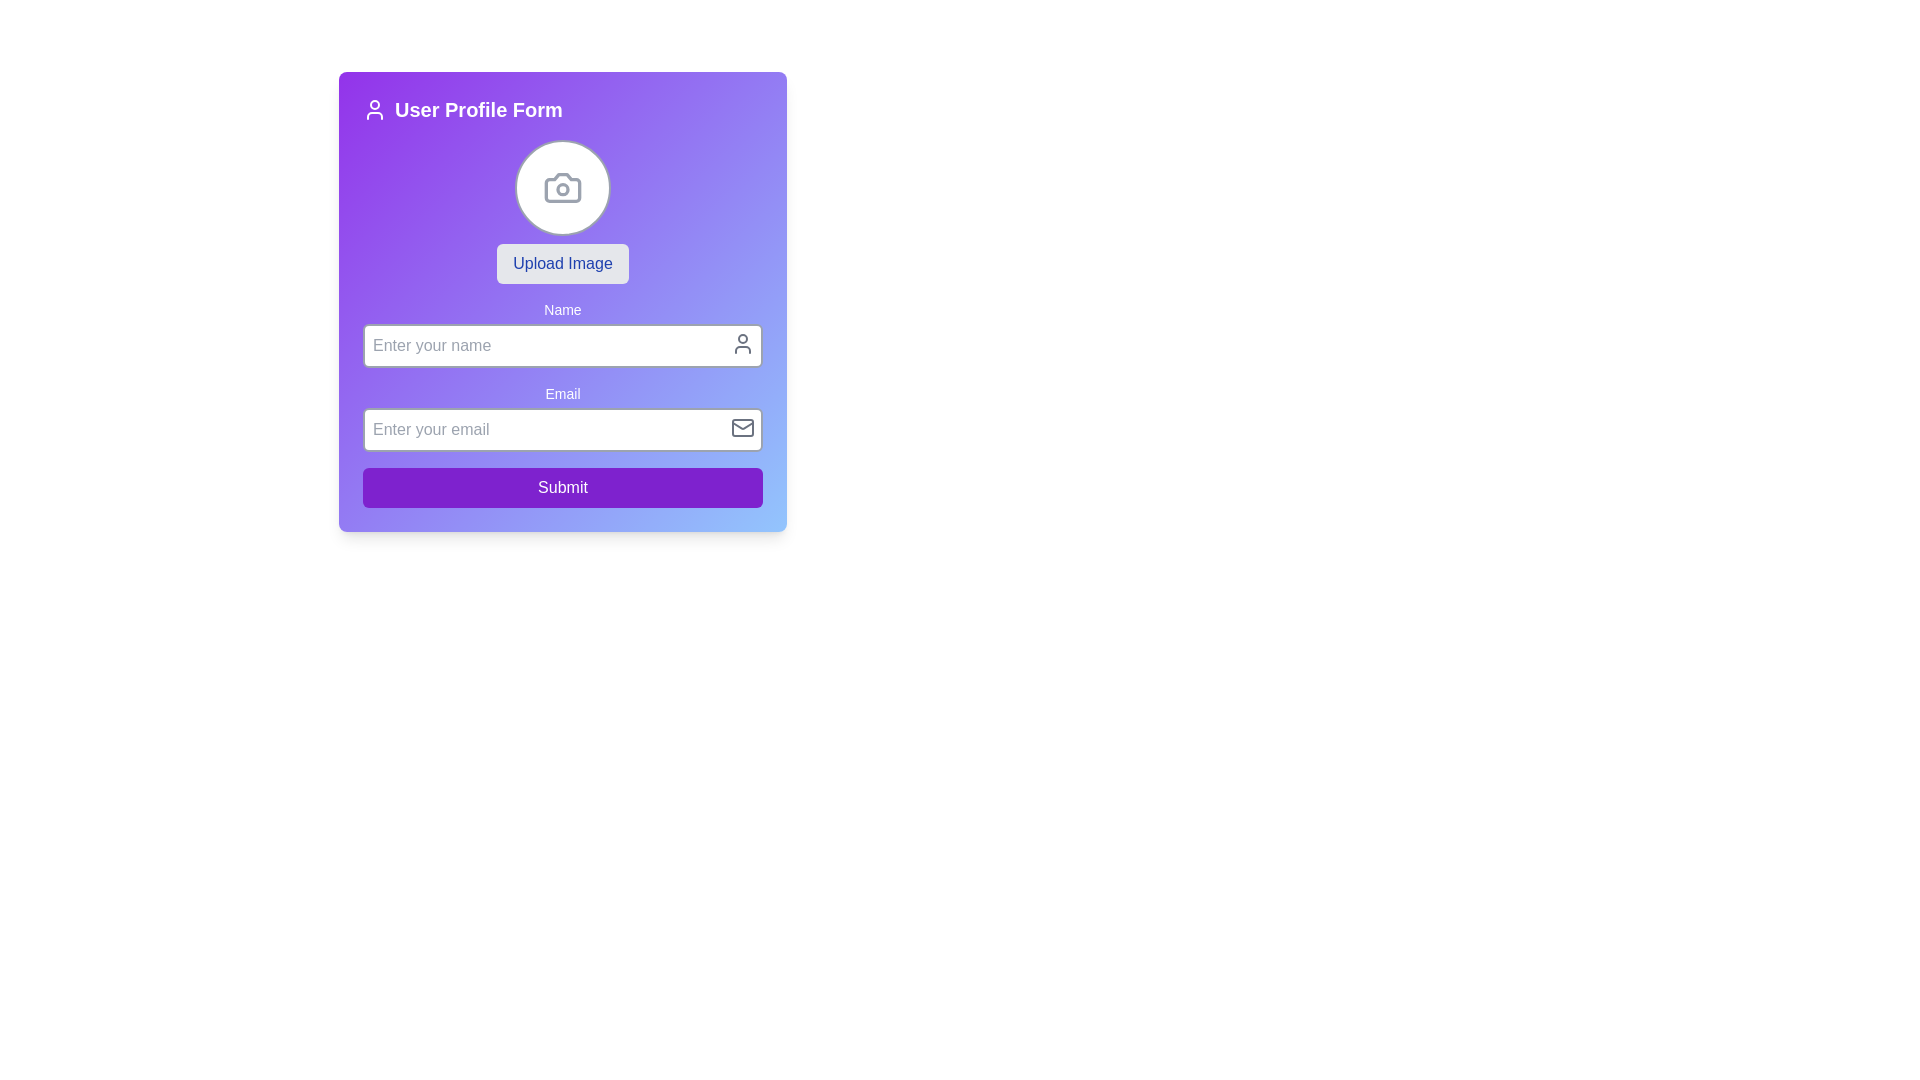  Describe the element at coordinates (742, 427) in the screenshot. I see `the decorative icon base element that resembles an envelope, positioned to the right of the email input field` at that location.